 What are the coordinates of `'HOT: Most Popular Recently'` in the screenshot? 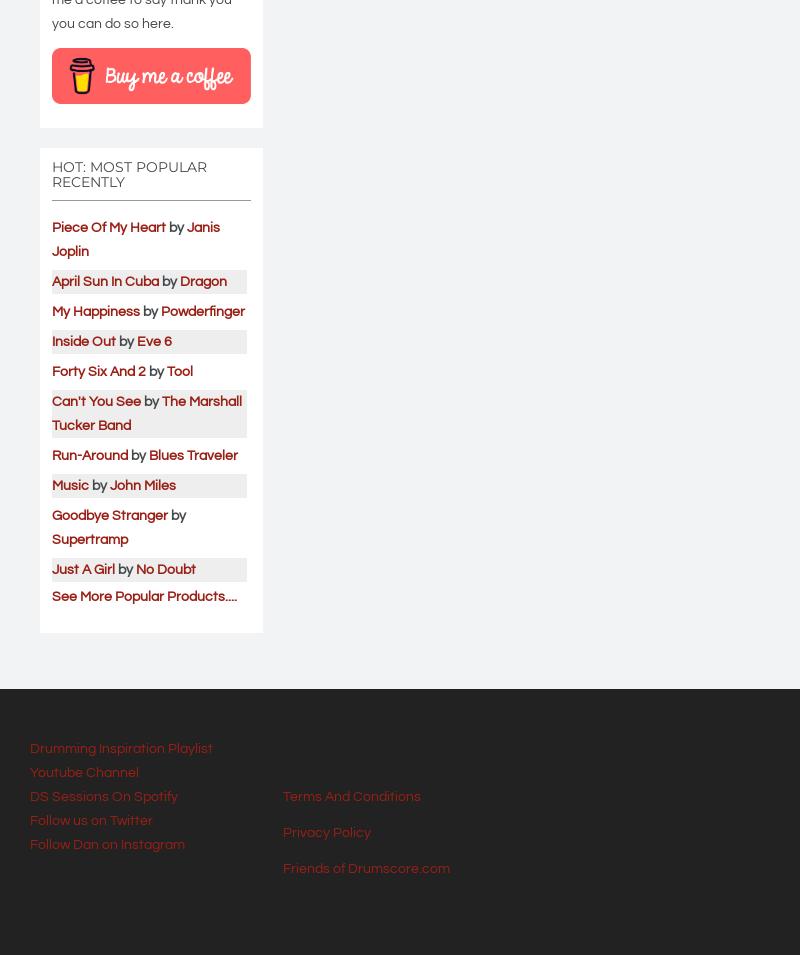 It's located at (128, 173).